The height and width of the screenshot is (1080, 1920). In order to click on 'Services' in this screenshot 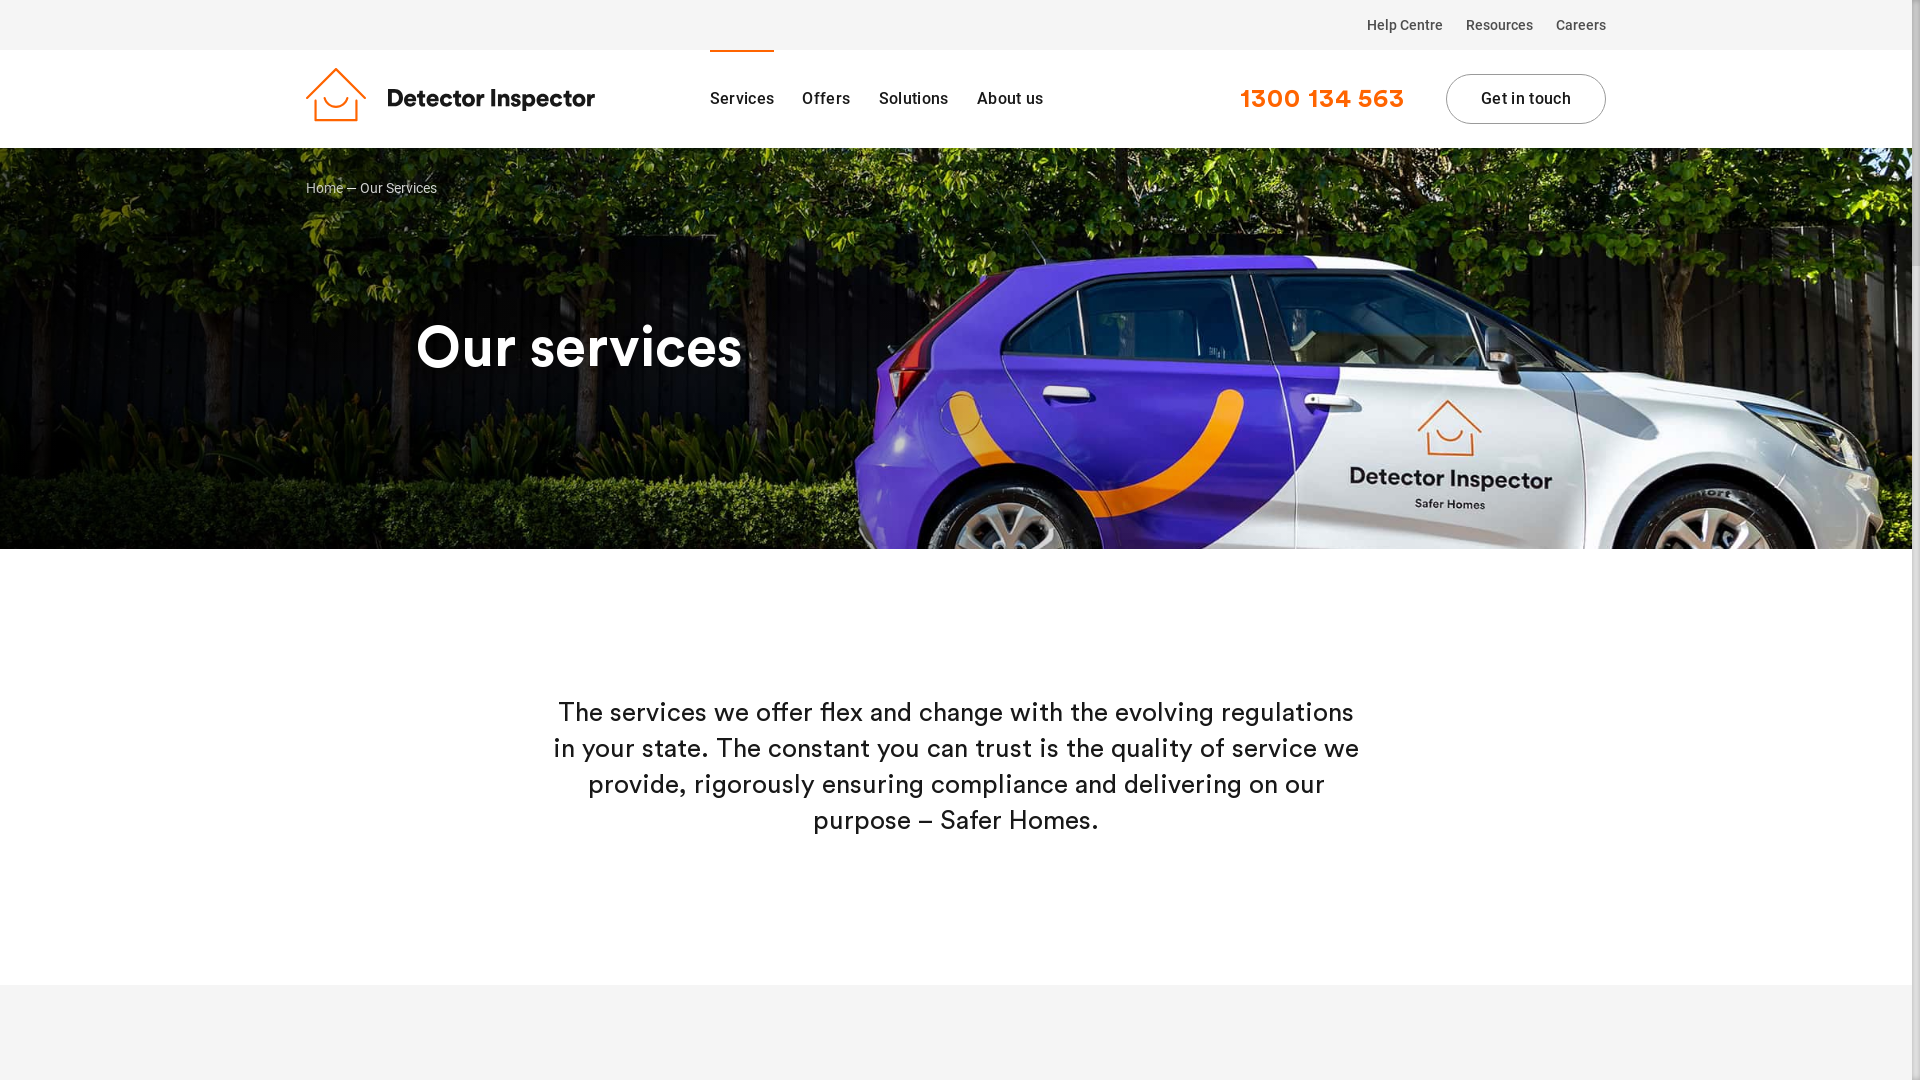, I will do `click(741, 99)`.